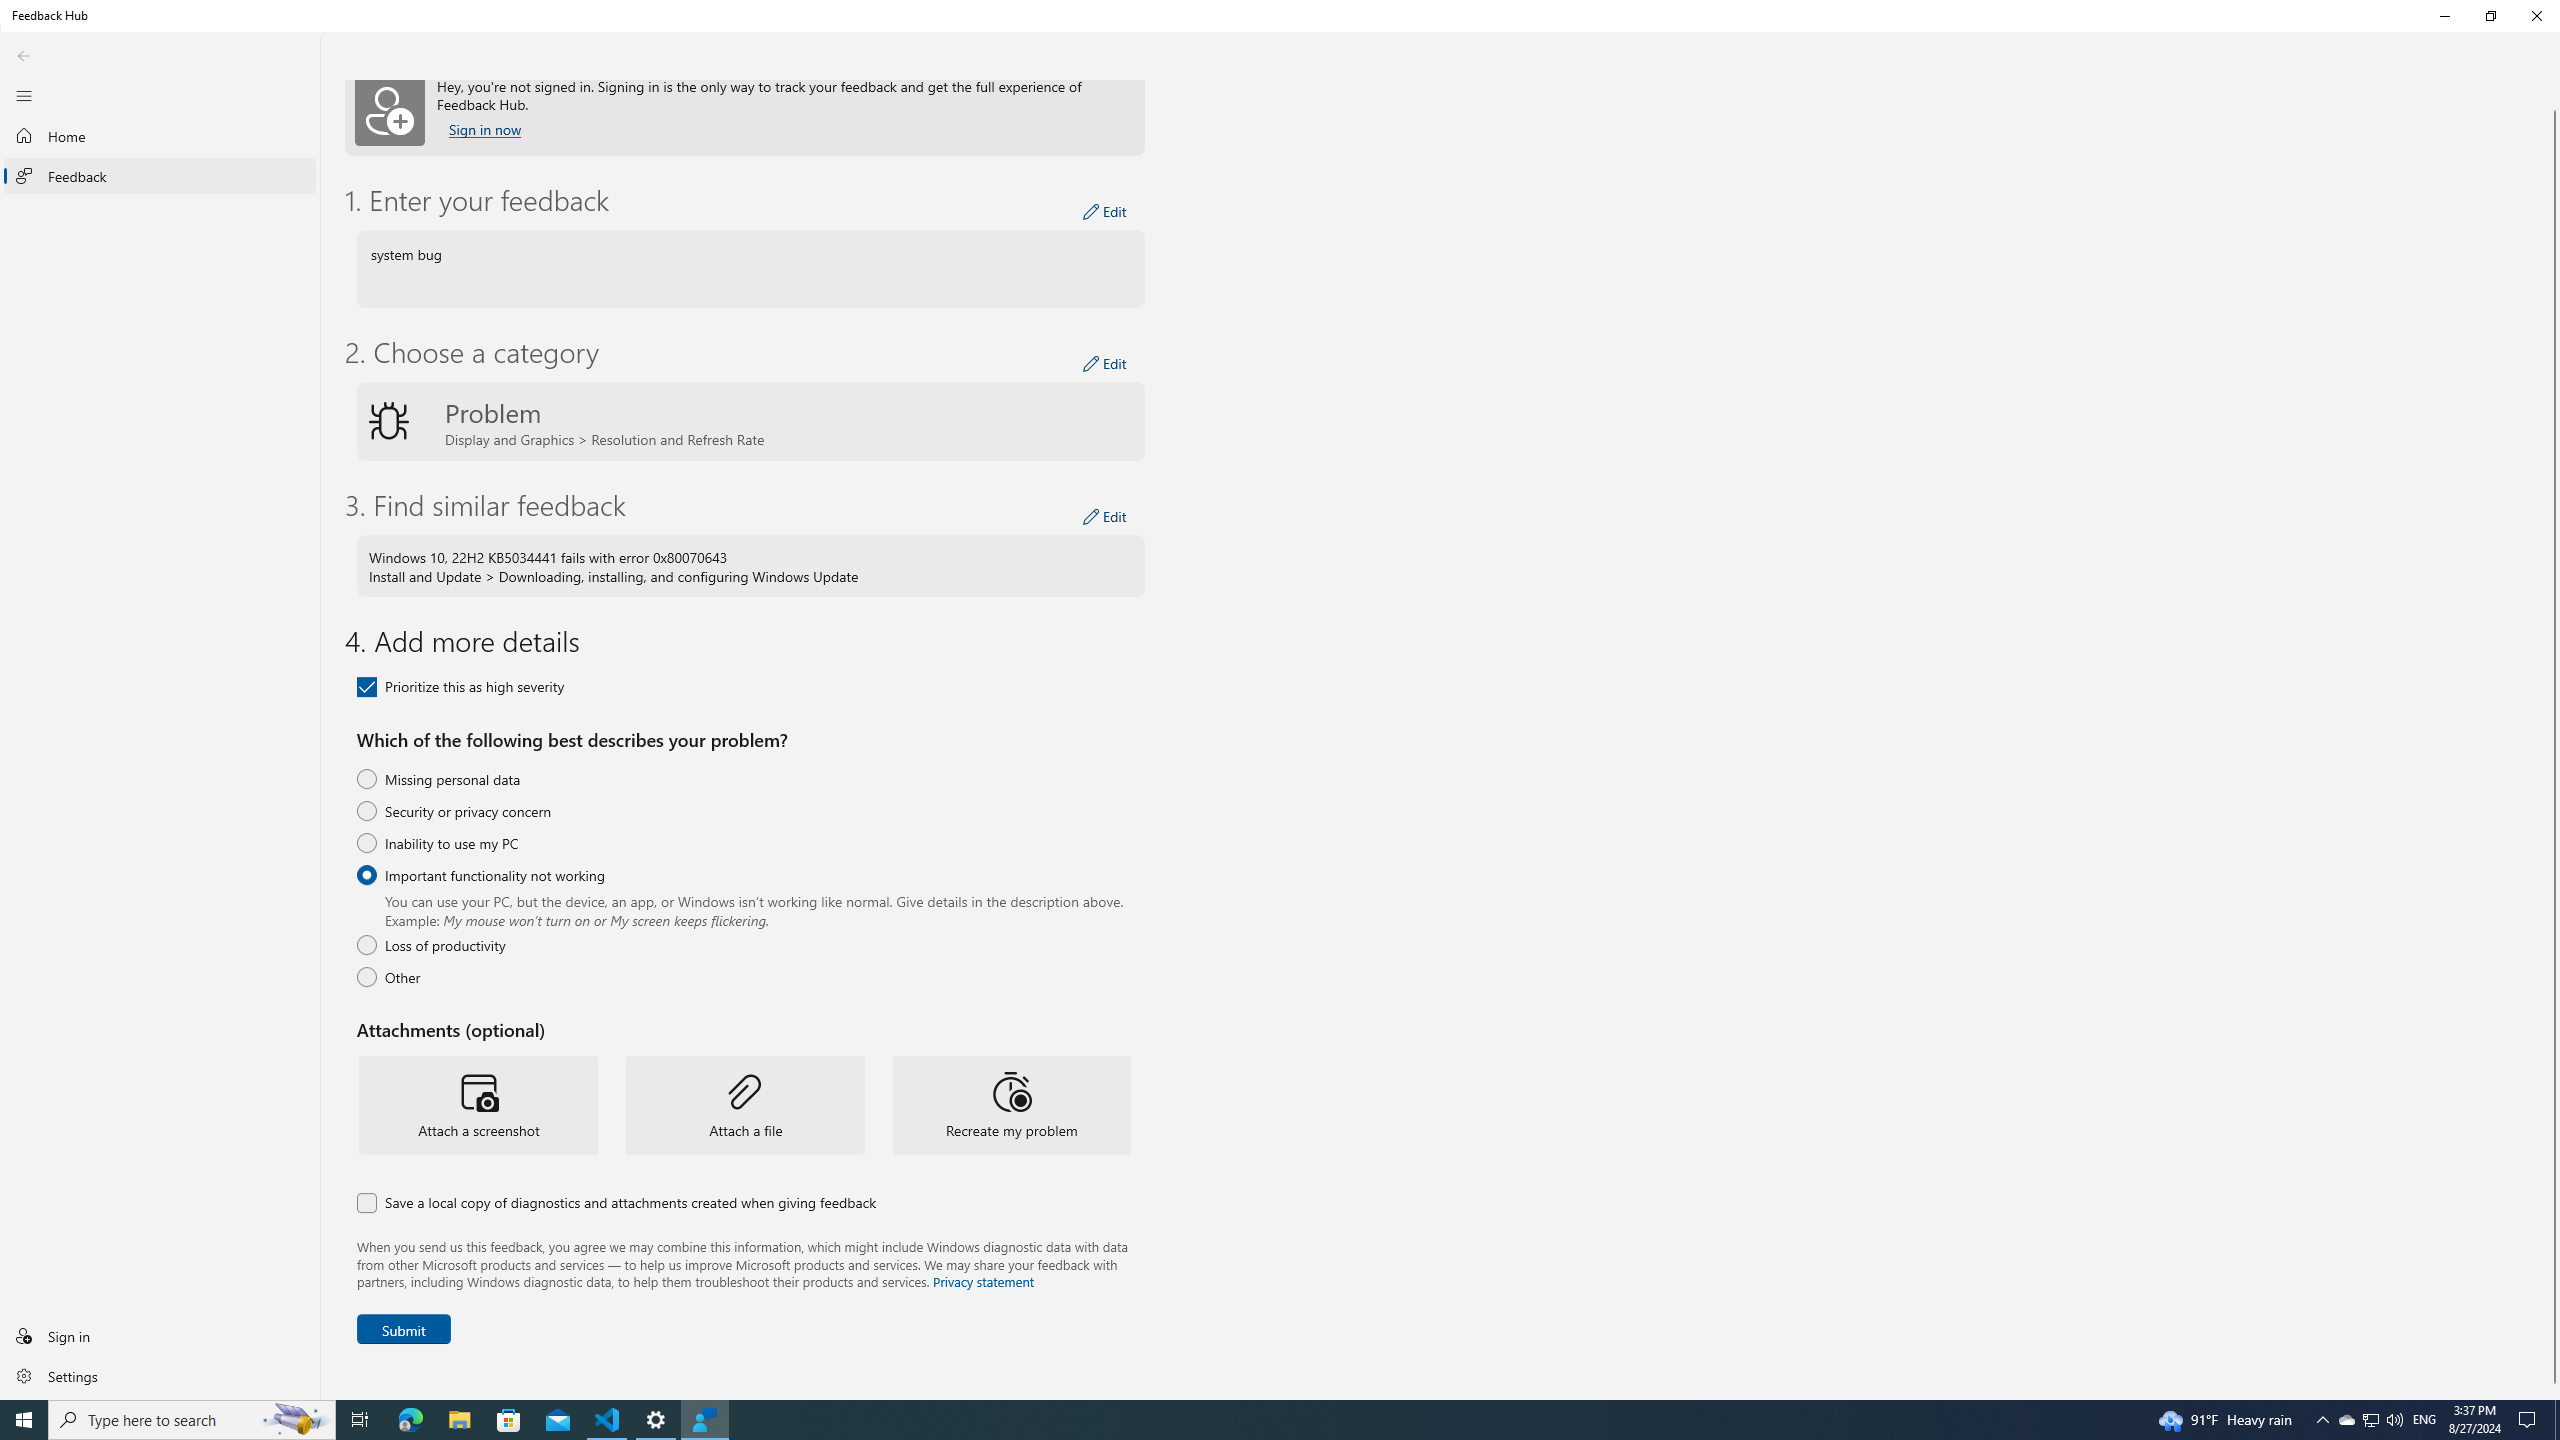 This screenshot has height=1440, width=2560. Describe the element at coordinates (2556, 1418) in the screenshot. I see `'Show desktop'` at that location.